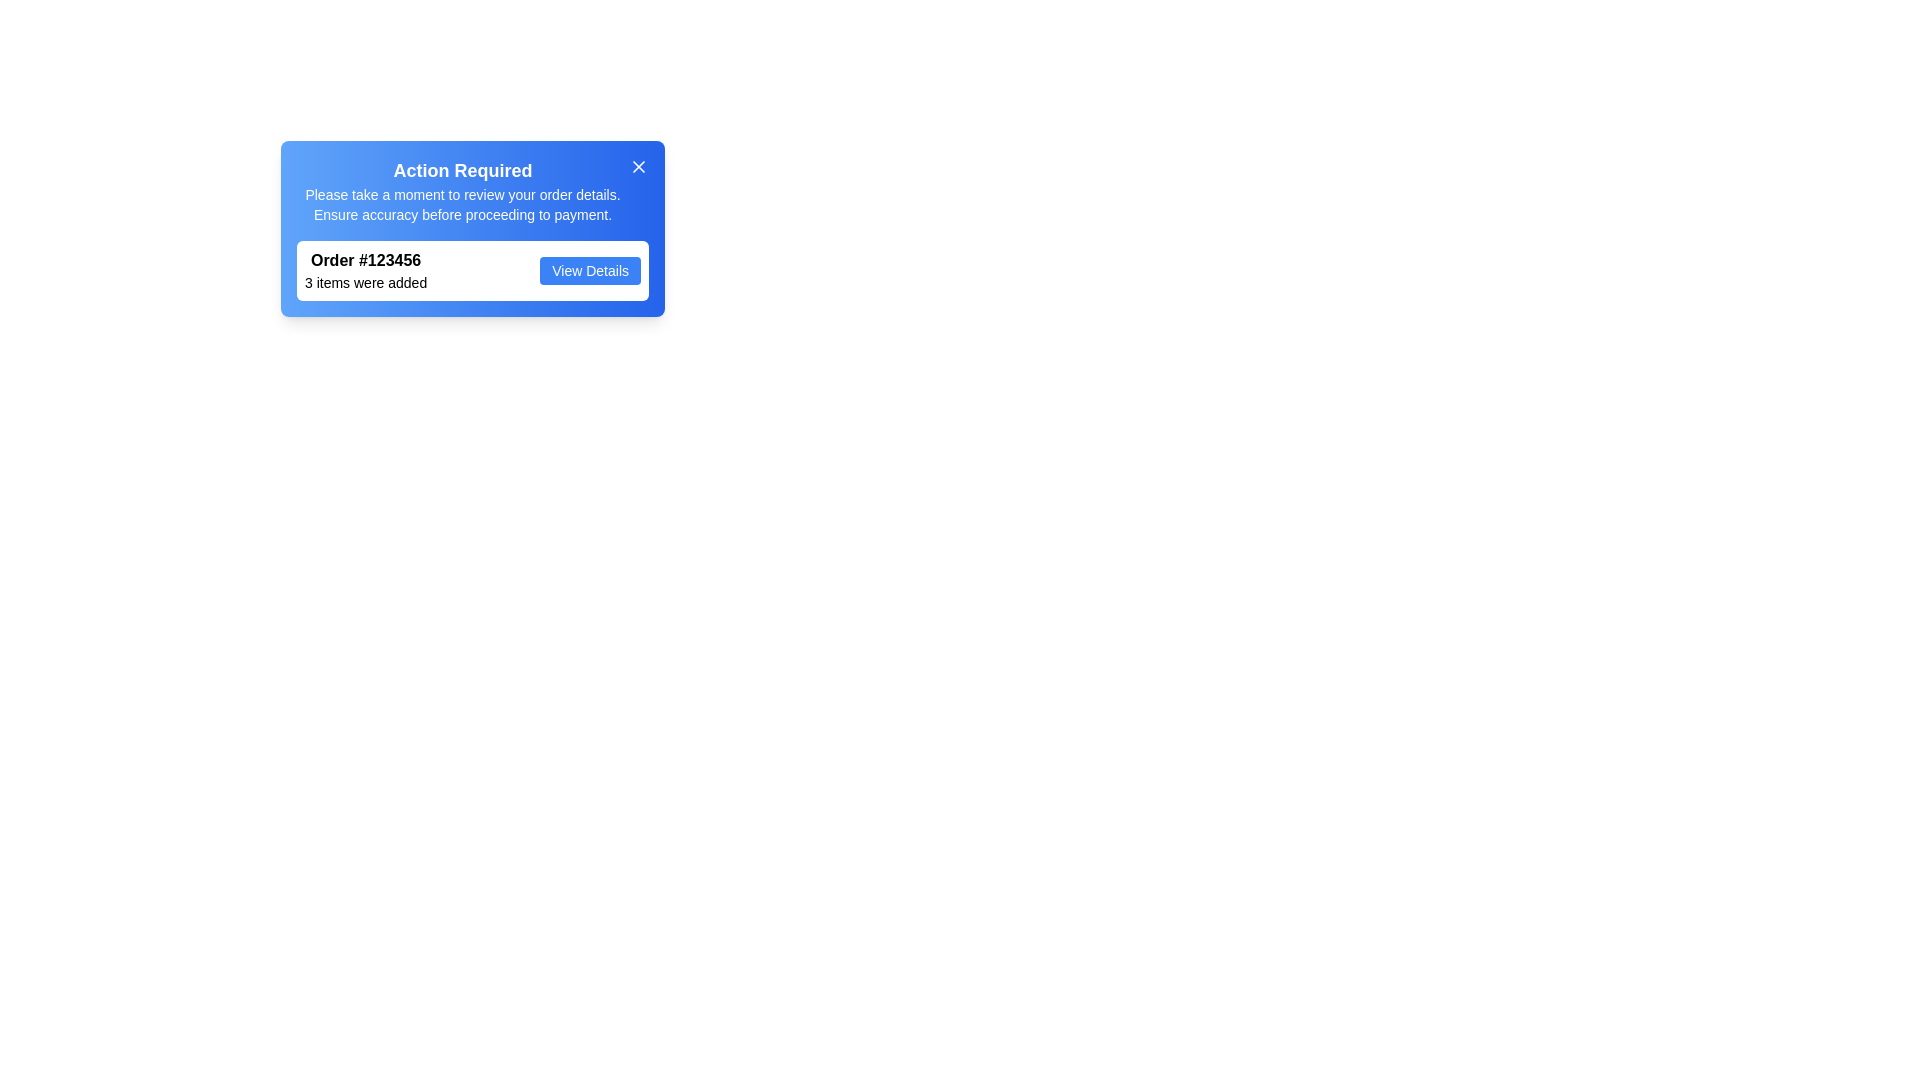  Describe the element at coordinates (366, 270) in the screenshot. I see `information displayed in the Text Block containing 'Order #123456' and '3 items were added', which is located towards the upper center of the interface, part of a notification card` at that location.